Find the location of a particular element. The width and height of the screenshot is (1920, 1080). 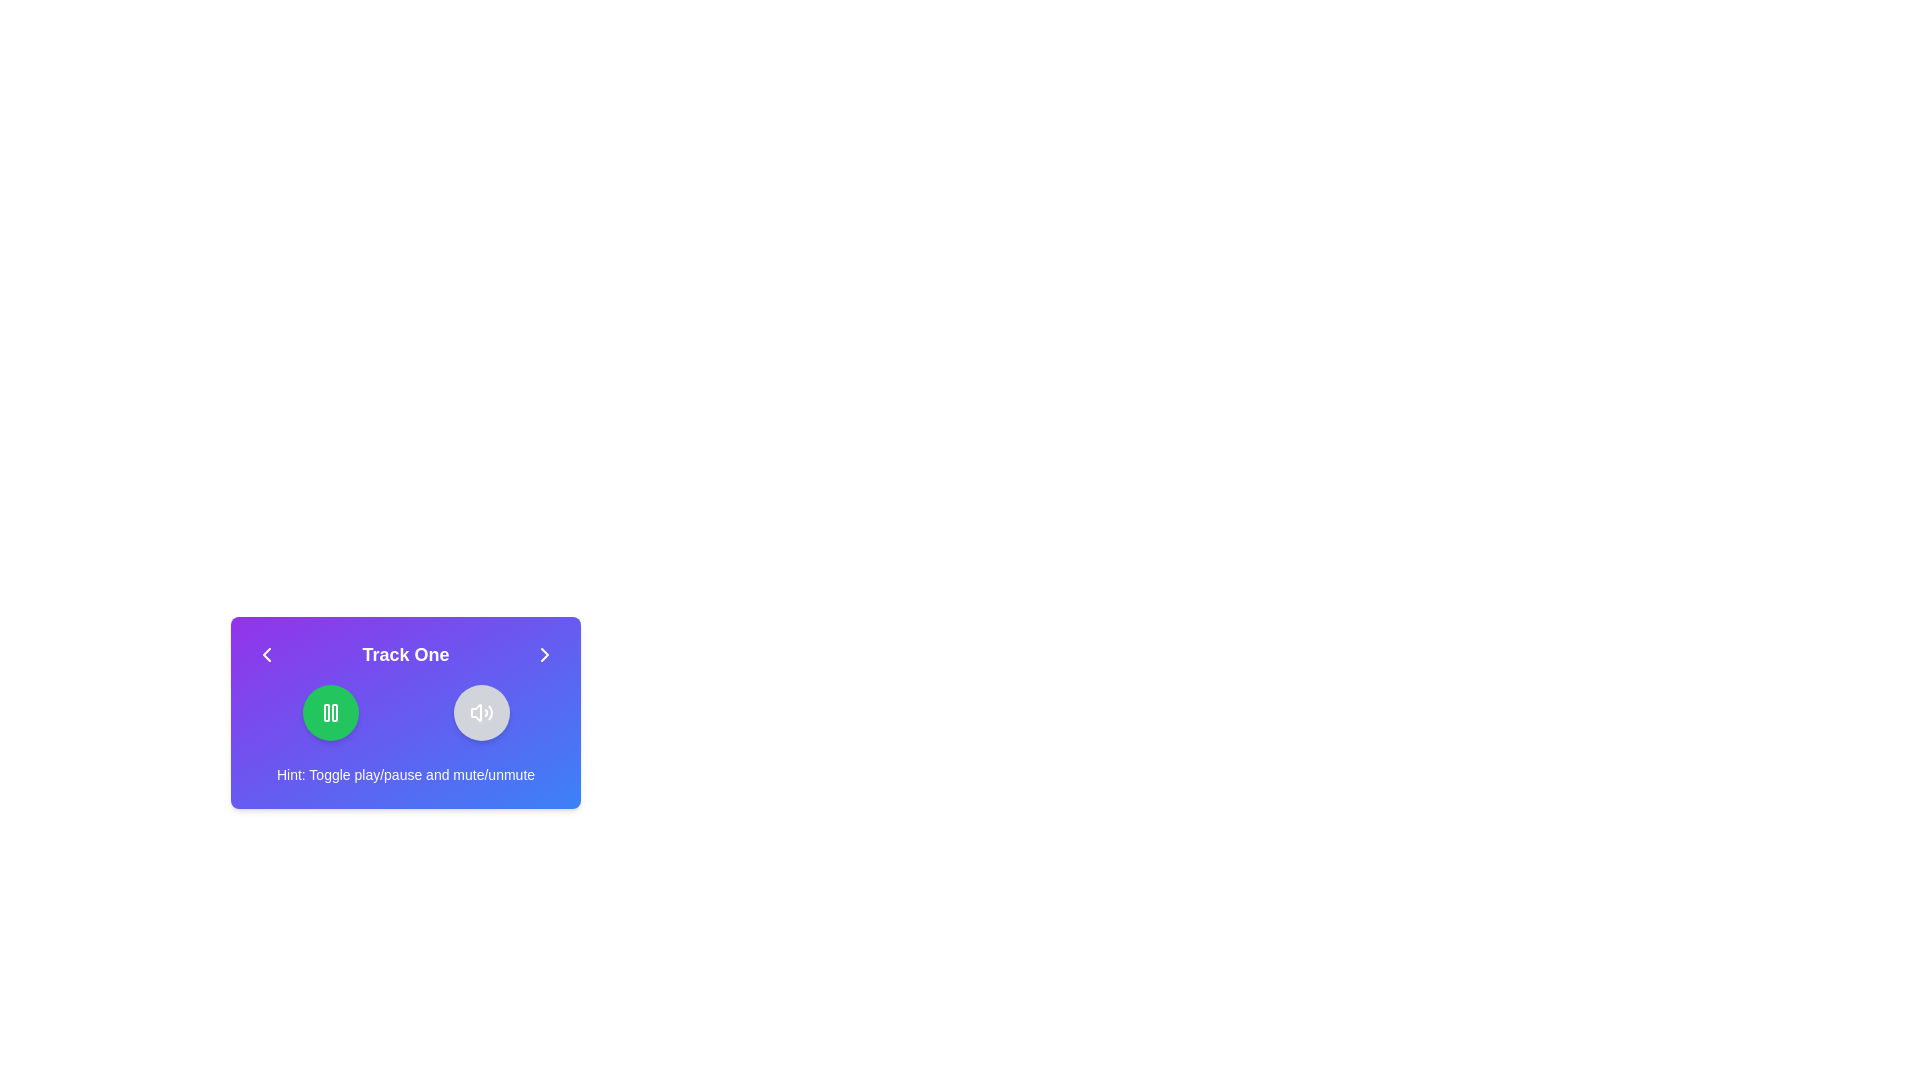

the left vertical bar of the pause icon located within the green circular background under the 'Track One' title is located at coordinates (326, 712).